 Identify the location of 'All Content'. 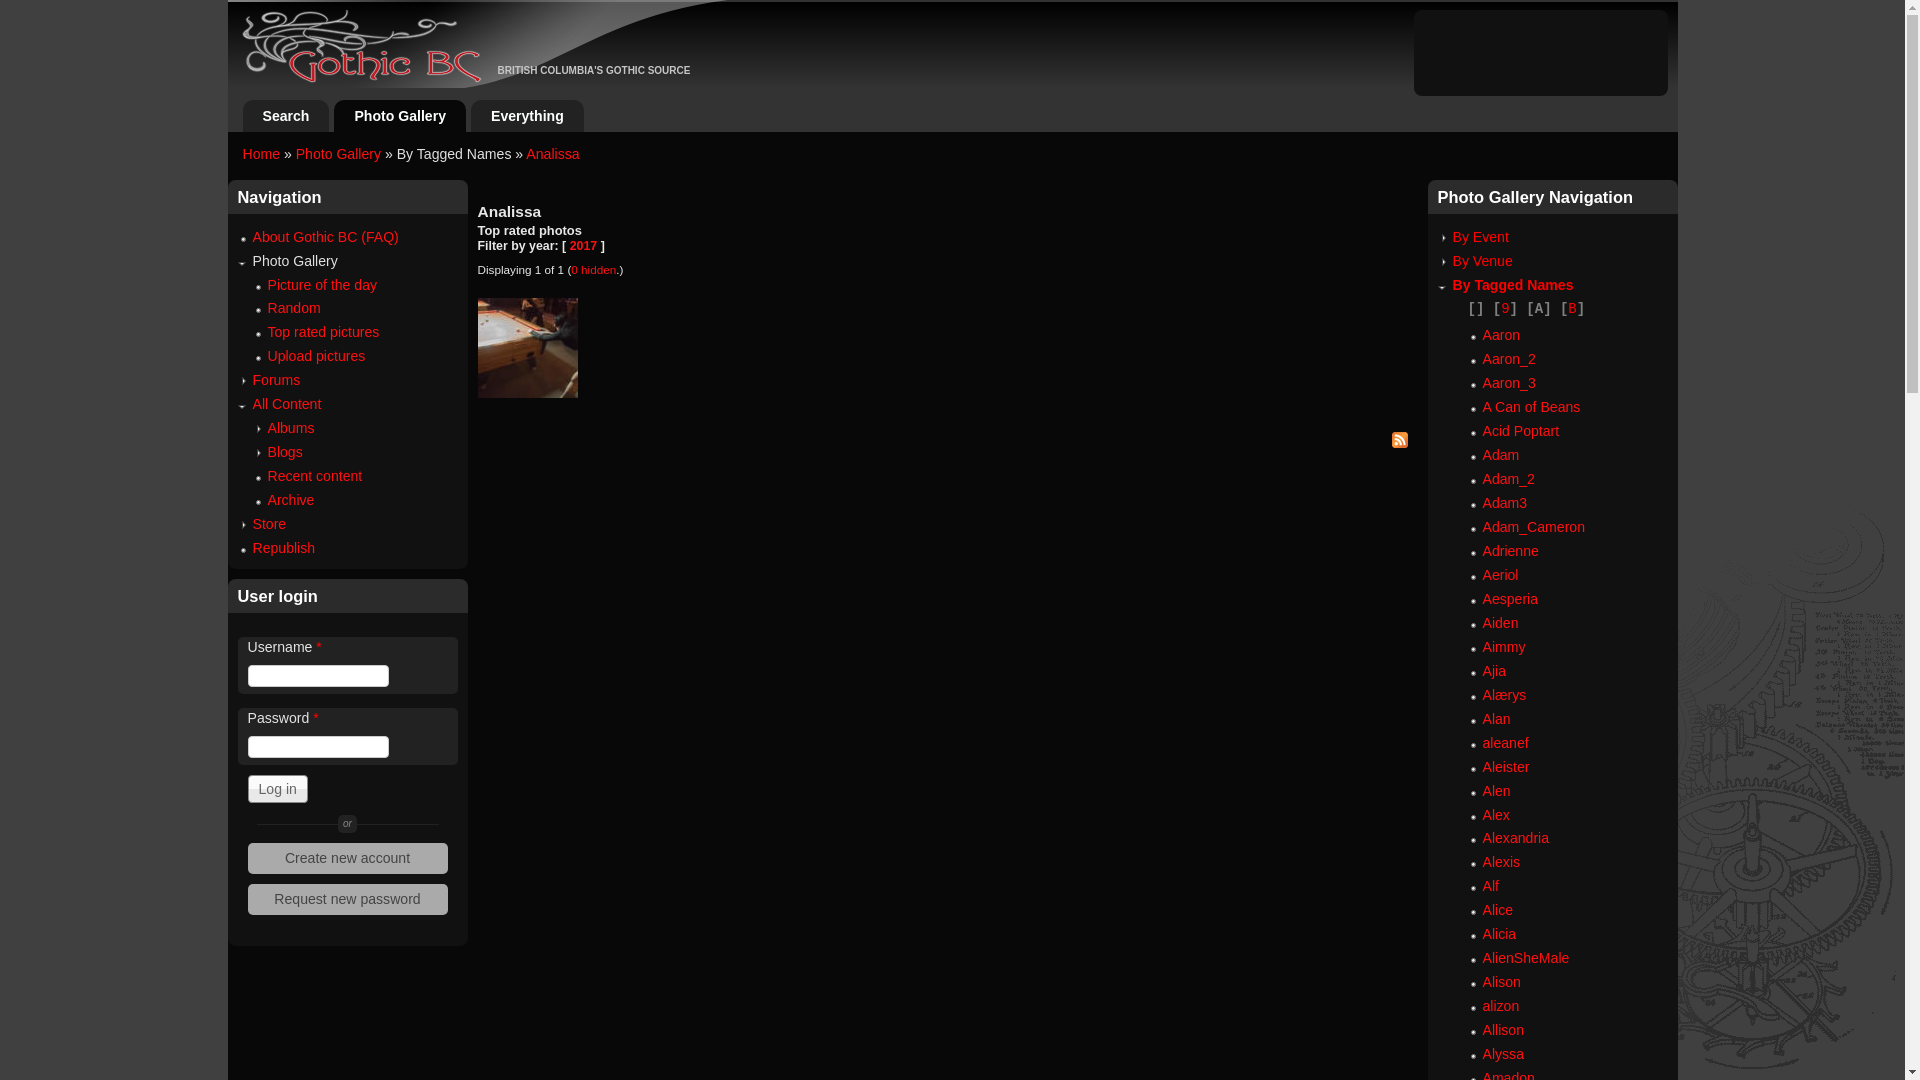
(285, 404).